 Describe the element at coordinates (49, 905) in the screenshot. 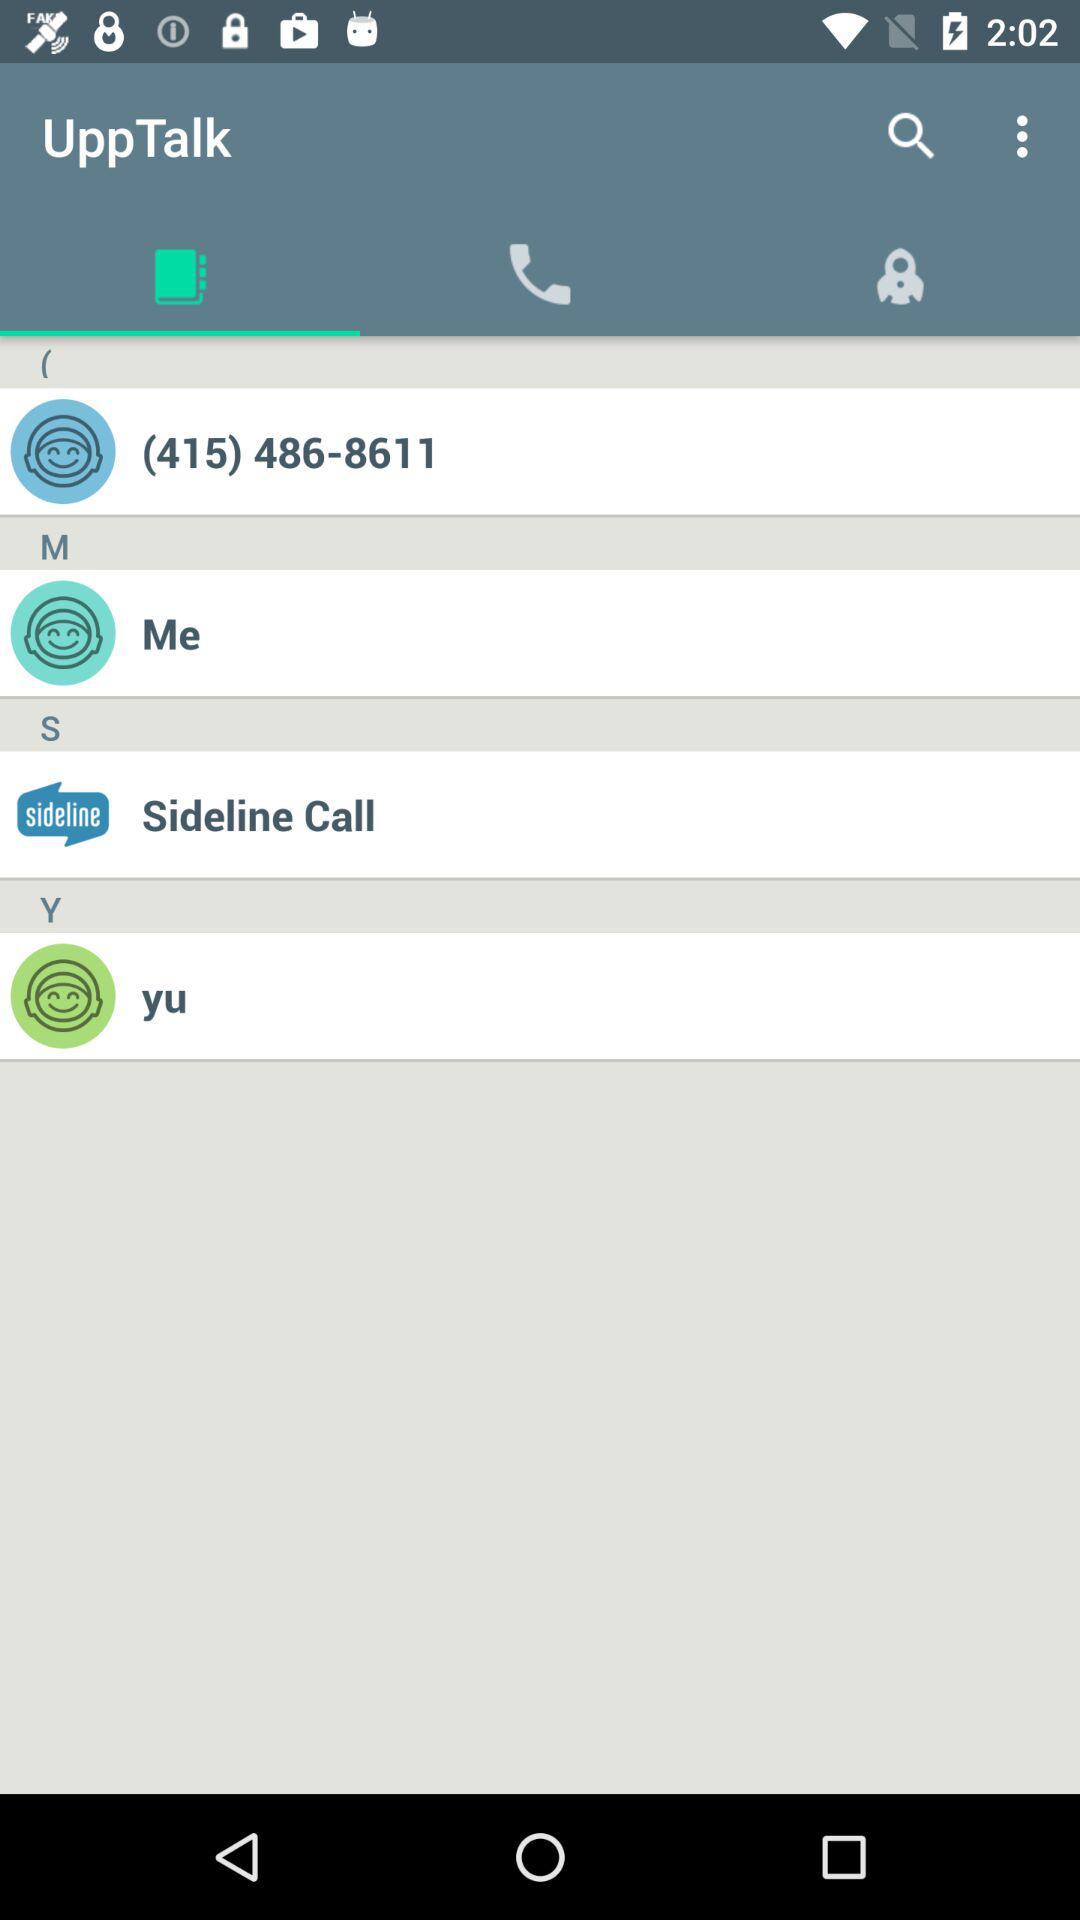

I see `the y` at that location.